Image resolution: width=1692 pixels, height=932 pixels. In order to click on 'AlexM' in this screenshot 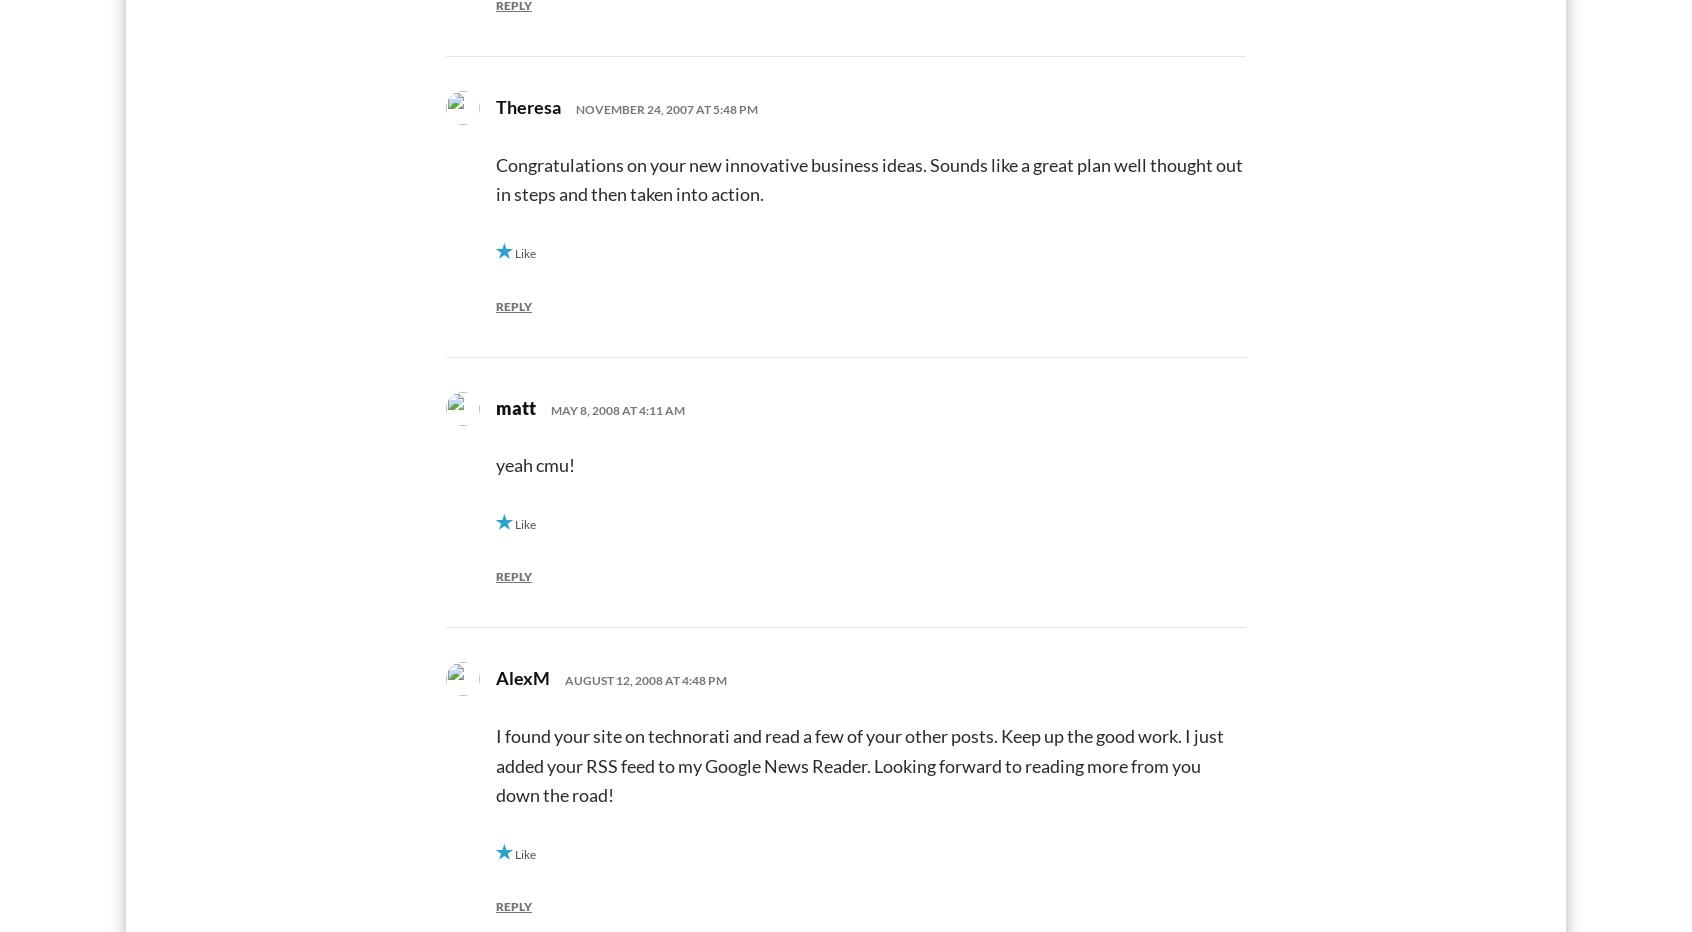, I will do `click(522, 678)`.